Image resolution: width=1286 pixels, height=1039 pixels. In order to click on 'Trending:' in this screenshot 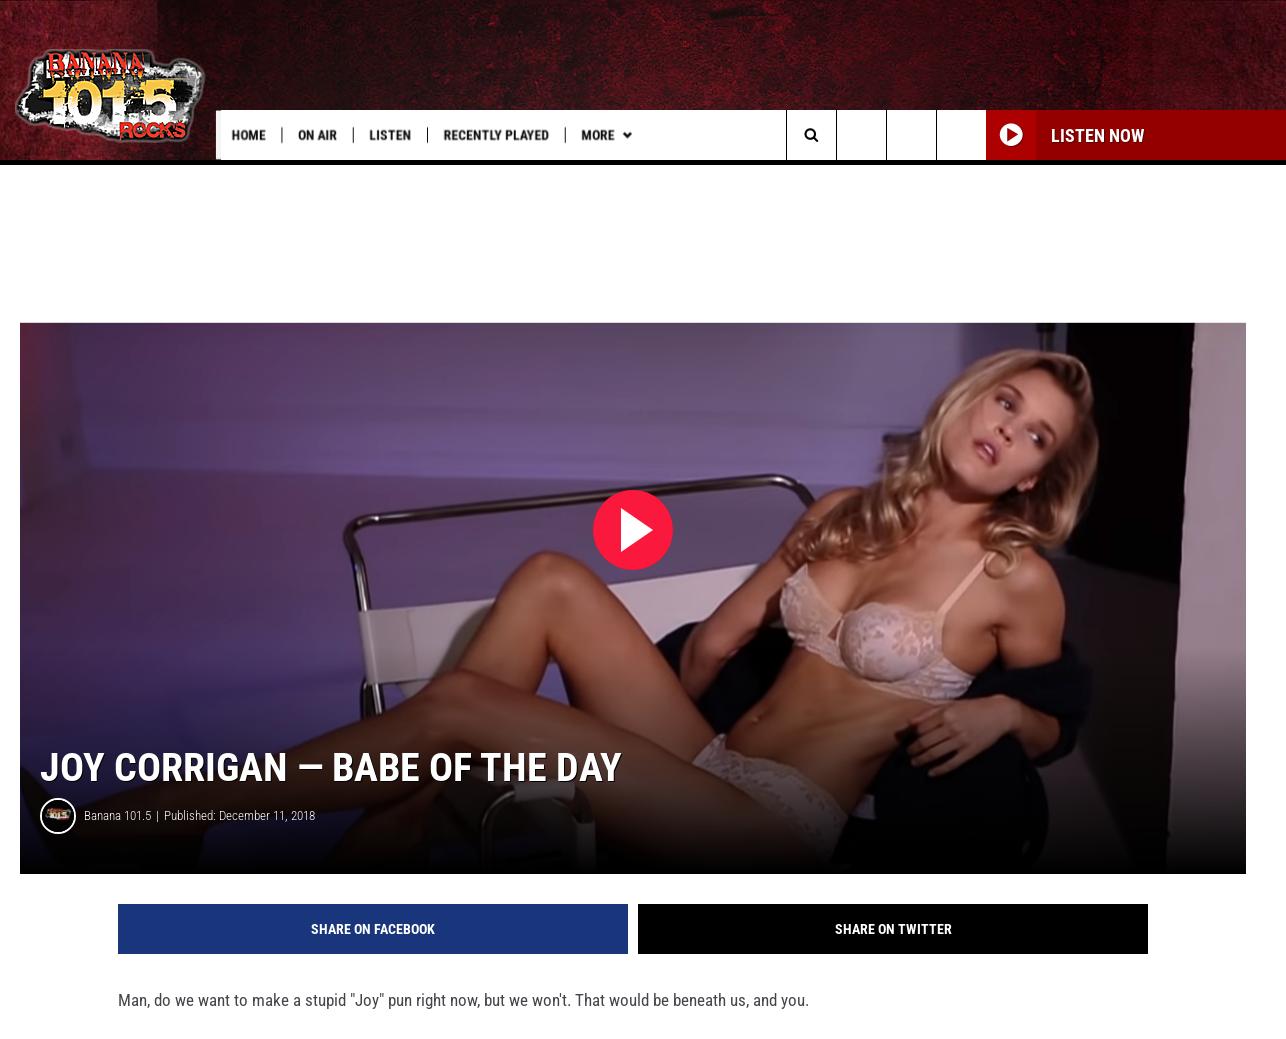, I will do `click(62, 176)`.